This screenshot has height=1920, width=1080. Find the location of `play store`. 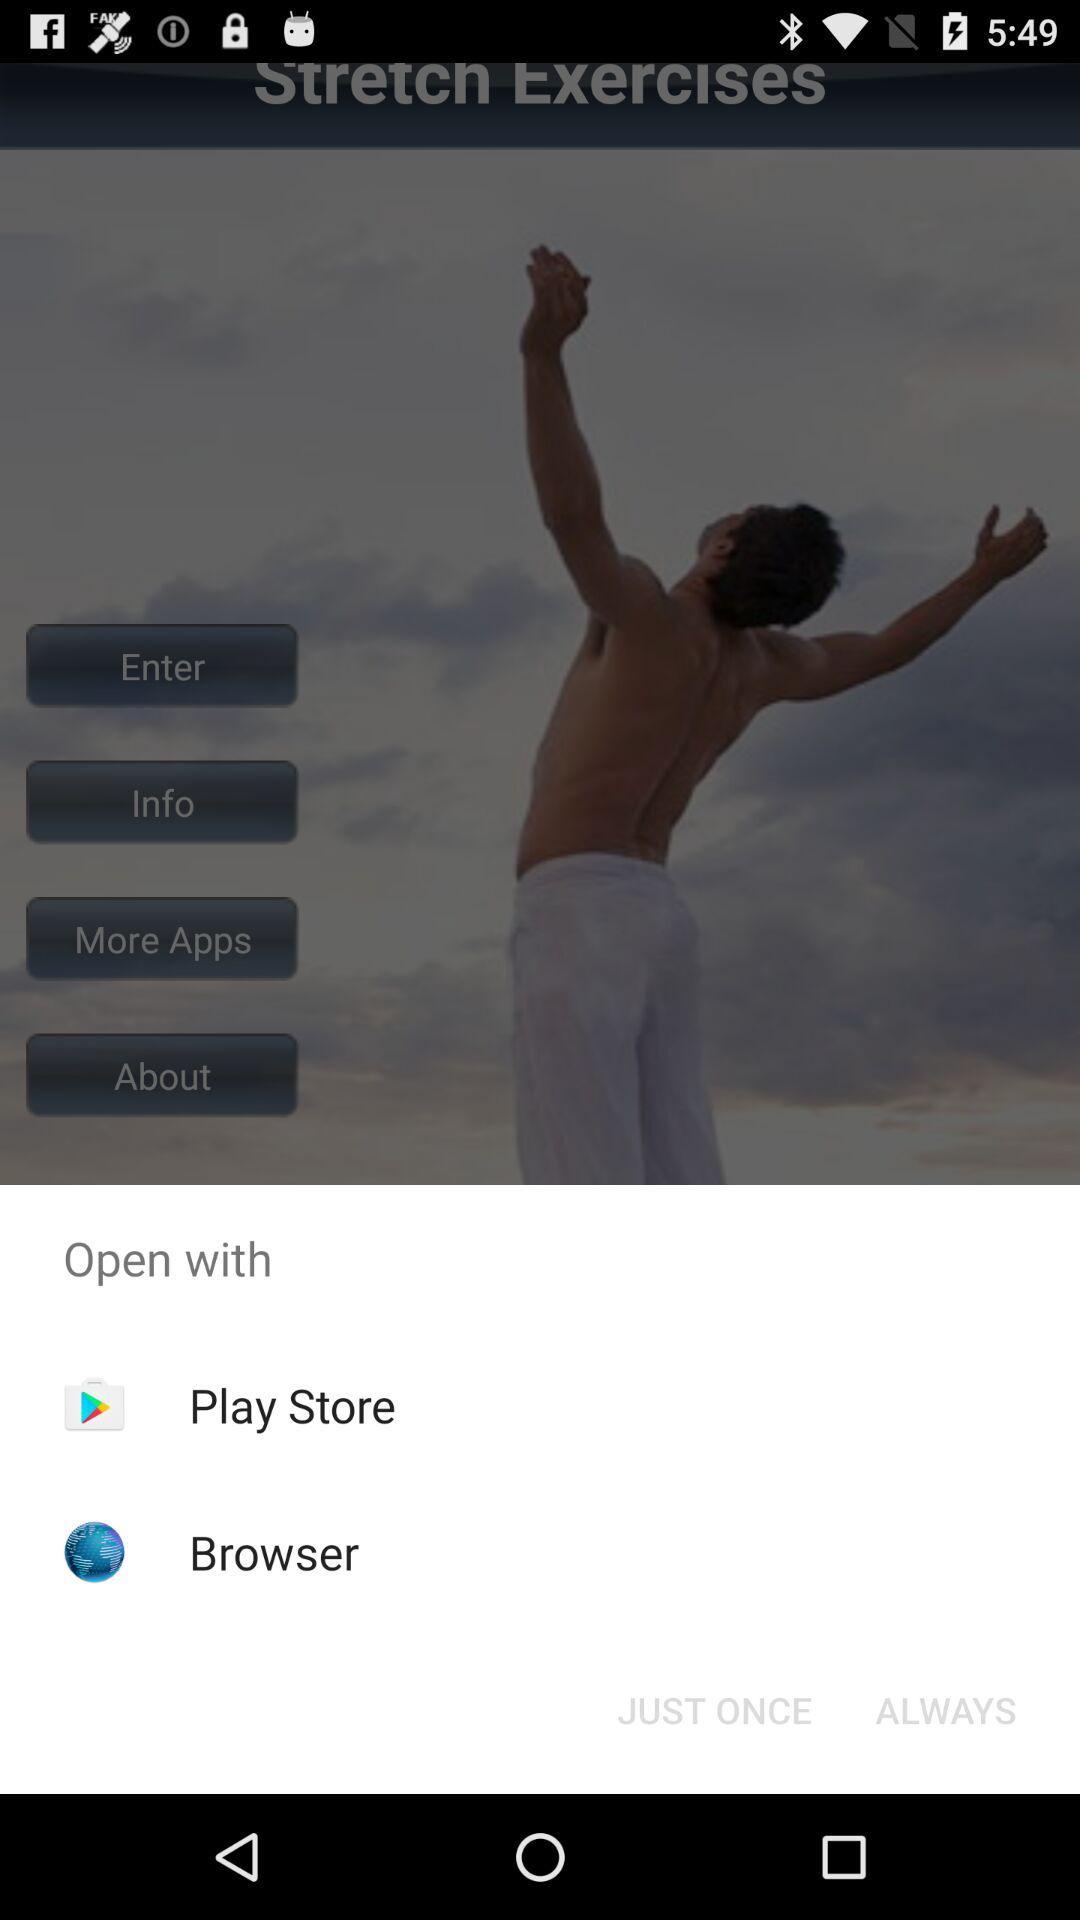

play store is located at coordinates (292, 1404).